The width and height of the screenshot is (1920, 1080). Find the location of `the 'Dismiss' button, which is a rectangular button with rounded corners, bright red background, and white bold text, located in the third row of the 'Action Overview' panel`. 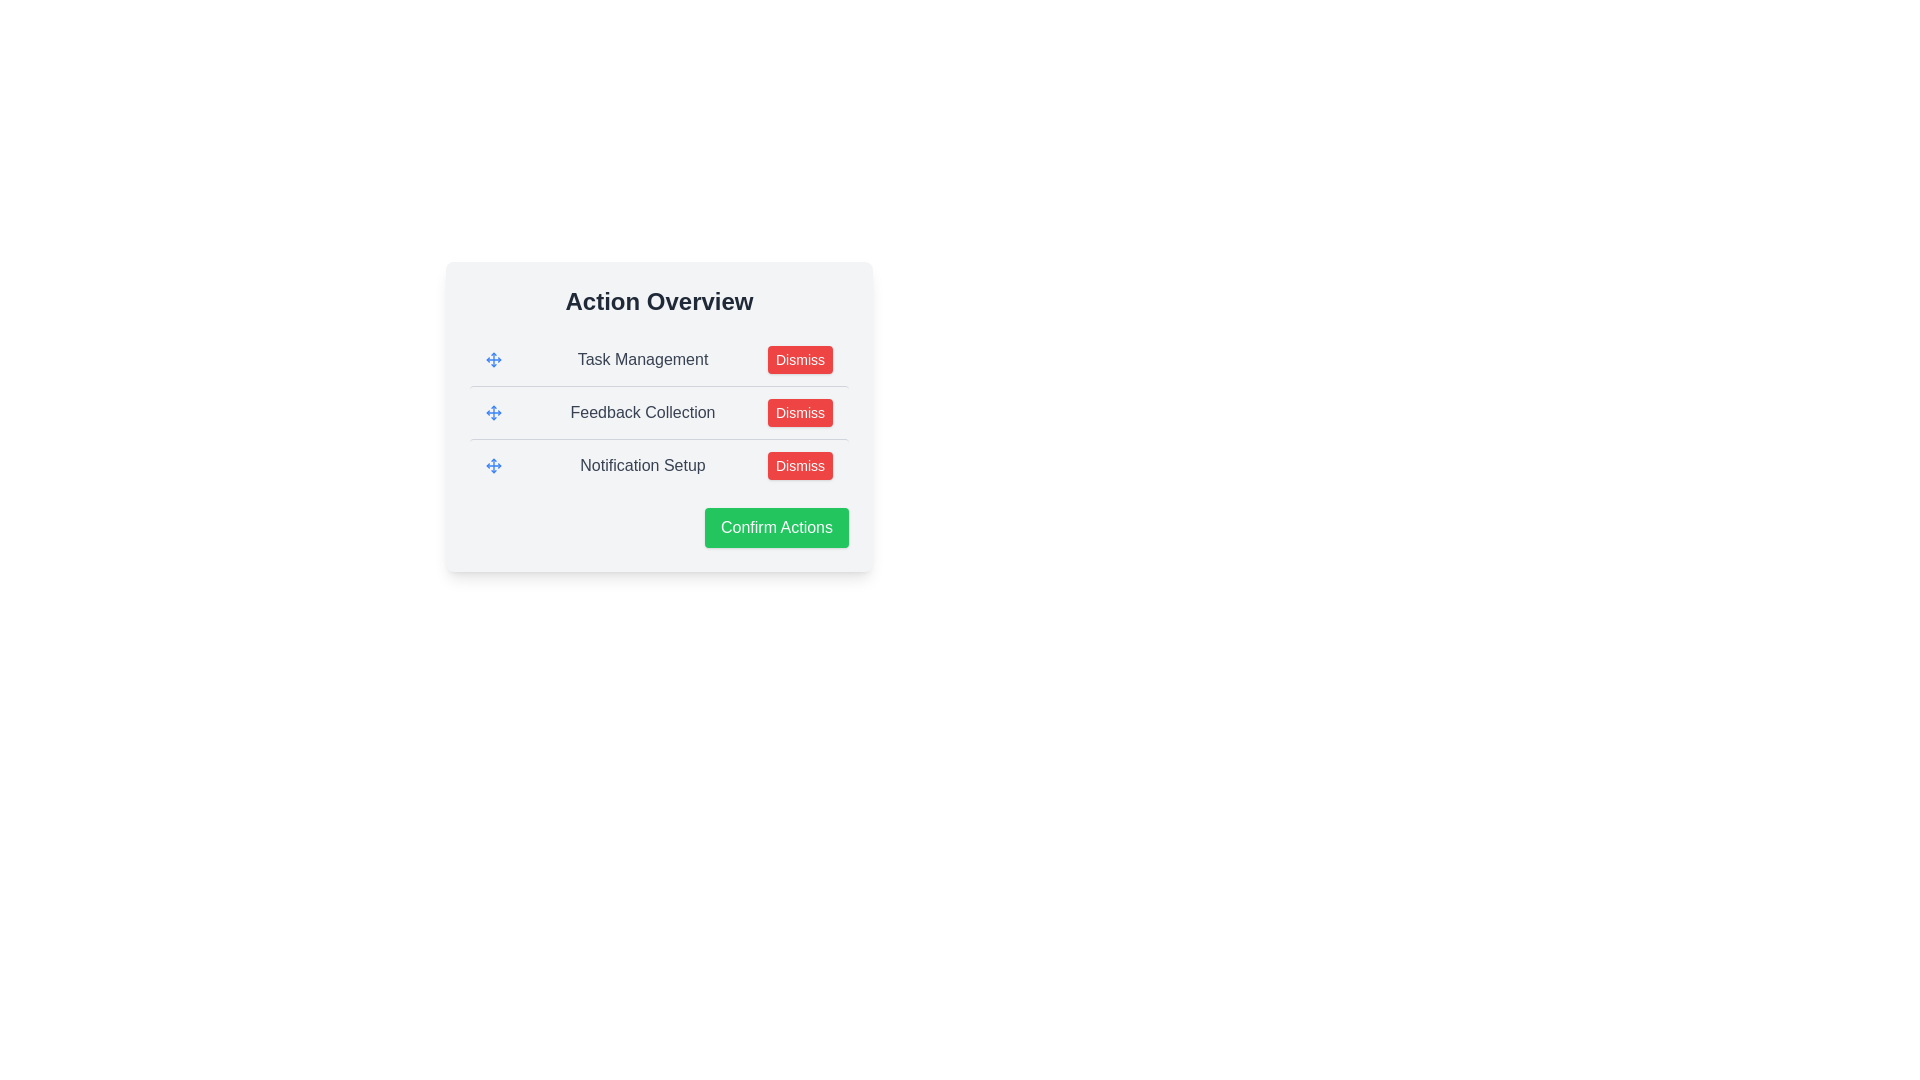

the 'Dismiss' button, which is a rectangular button with rounded corners, bright red background, and white bold text, located in the third row of the 'Action Overview' panel is located at coordinates (800, 411).